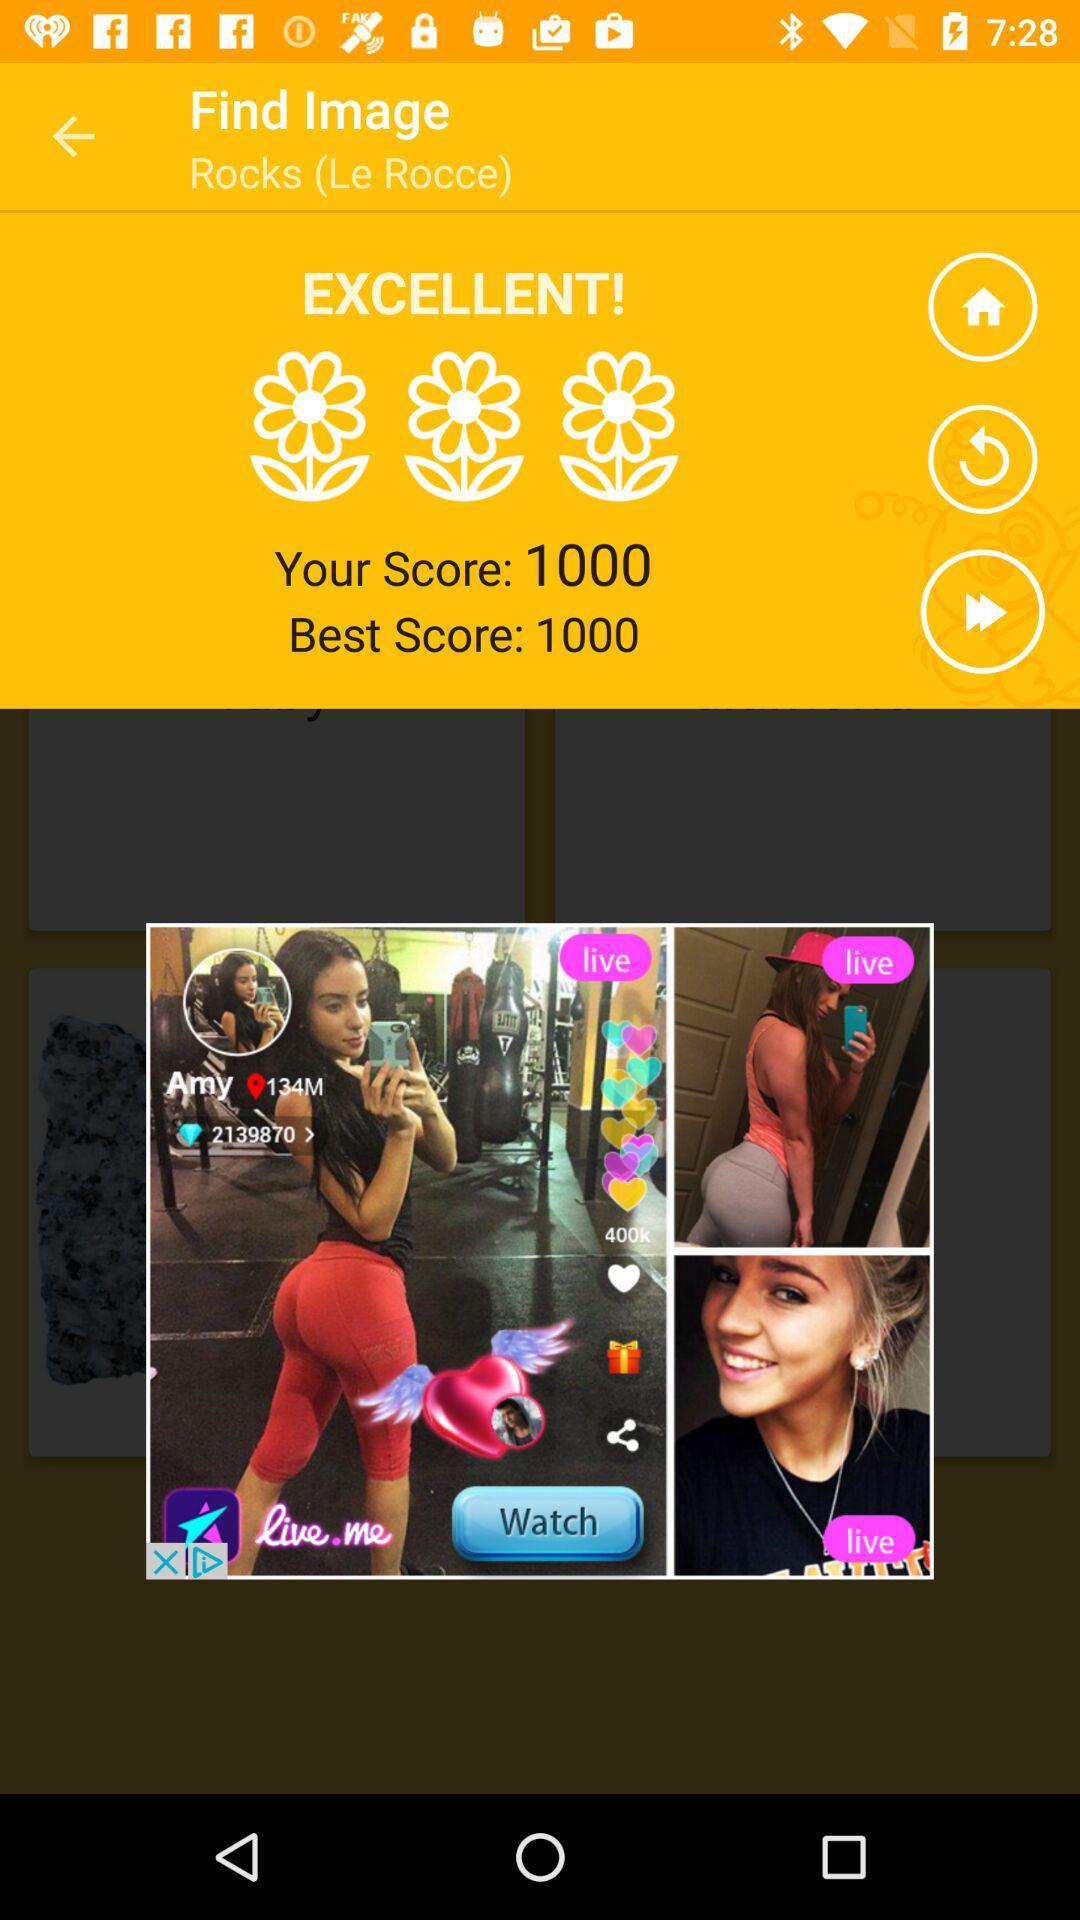  What do you see at coordinates (981, 306) in the screenshot?
I see `the home icon` at bounding box center [981, 306].